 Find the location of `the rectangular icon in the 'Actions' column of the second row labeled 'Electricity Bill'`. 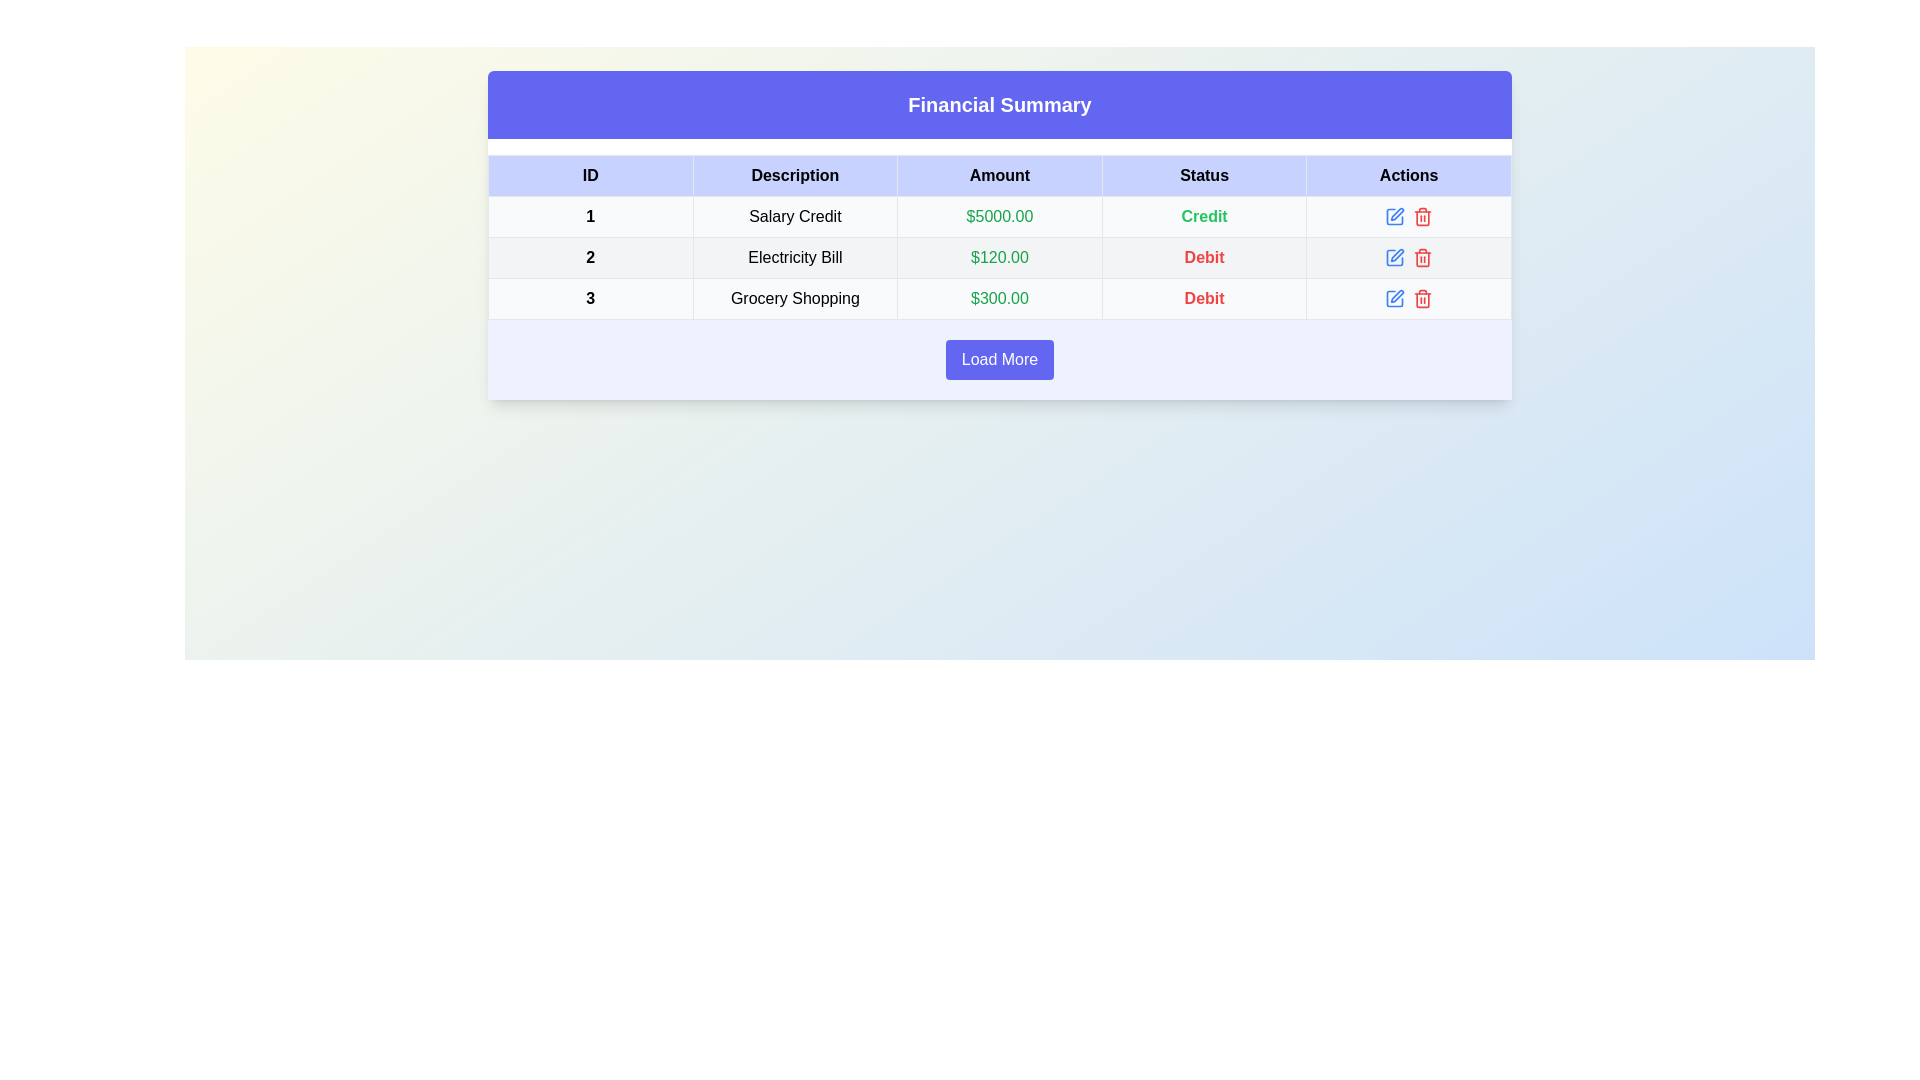

the rectangular icon in the 'Actions' column of the second row labeled 'Electricity Bill' is located at coordinates (1394, 257).